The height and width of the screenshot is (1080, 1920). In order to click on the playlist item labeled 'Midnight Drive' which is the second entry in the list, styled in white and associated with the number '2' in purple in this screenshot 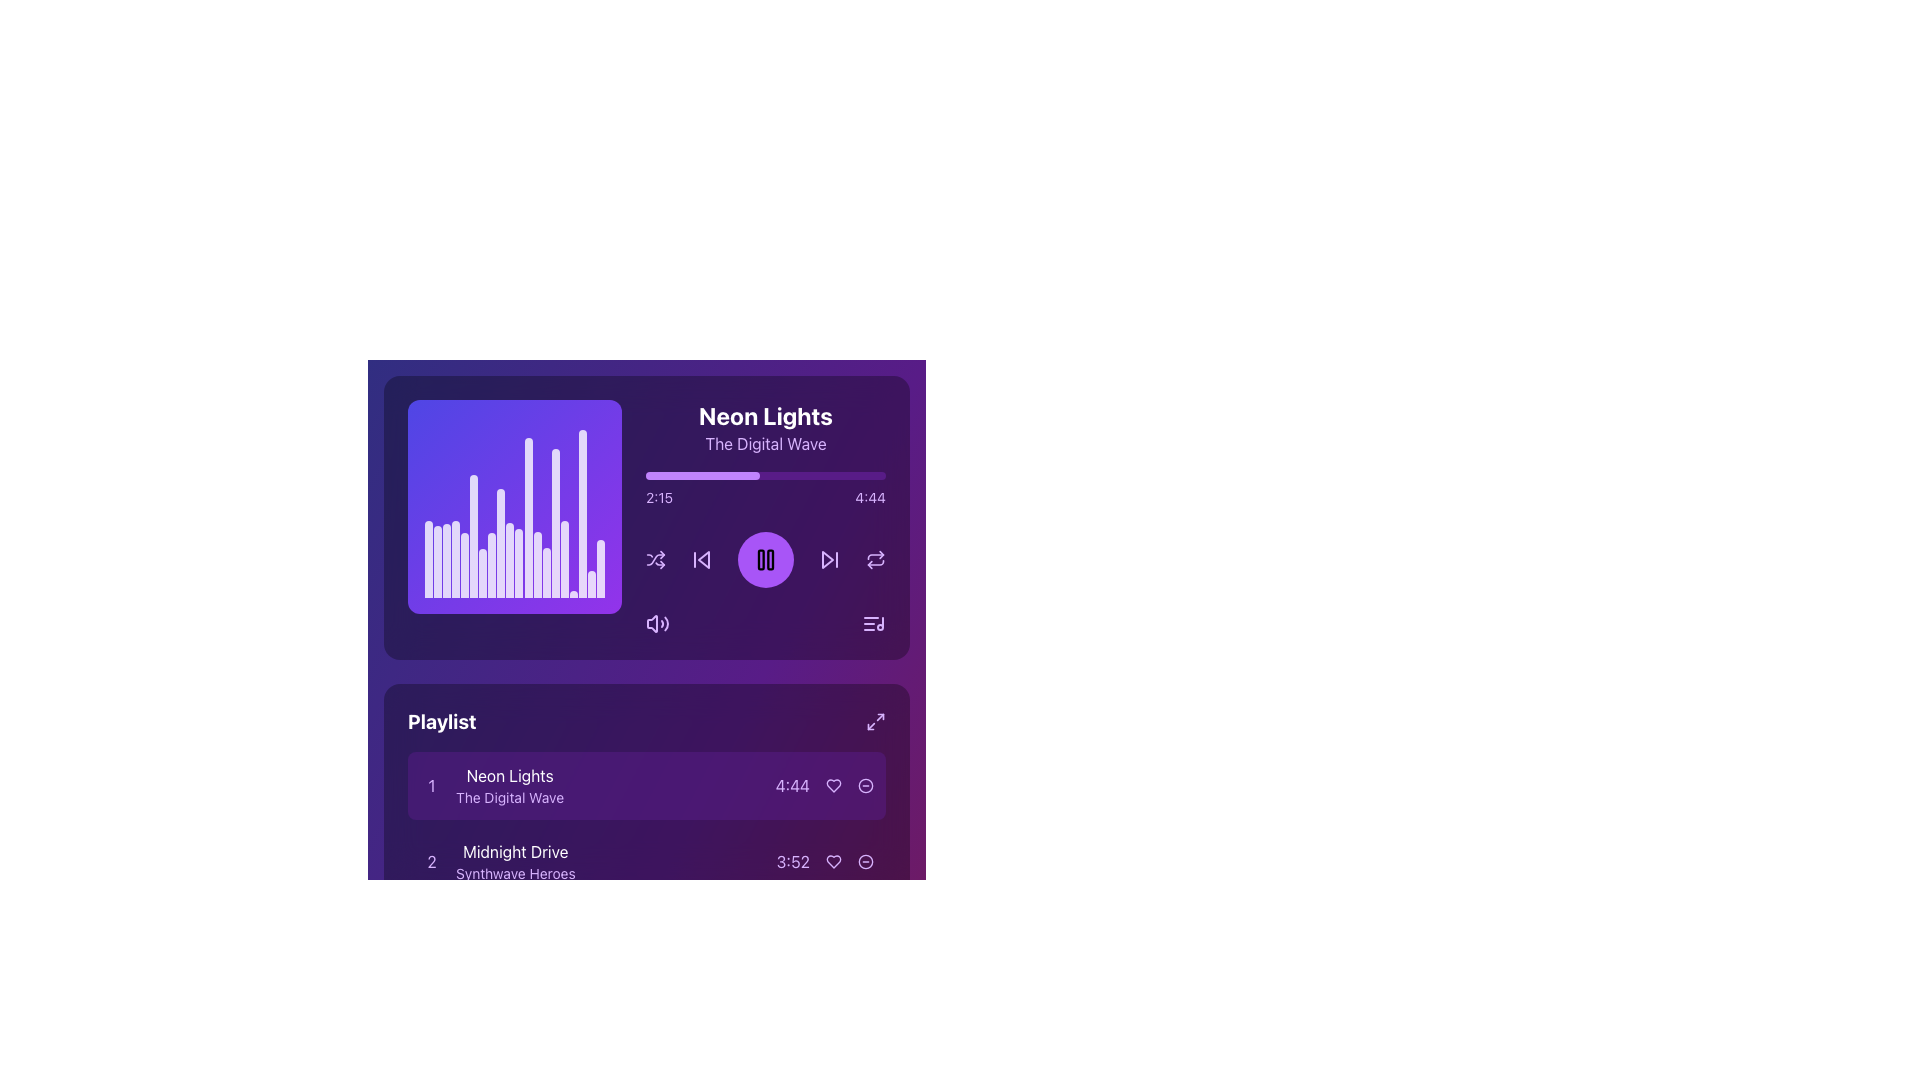, I will do `click(497, 860)`.